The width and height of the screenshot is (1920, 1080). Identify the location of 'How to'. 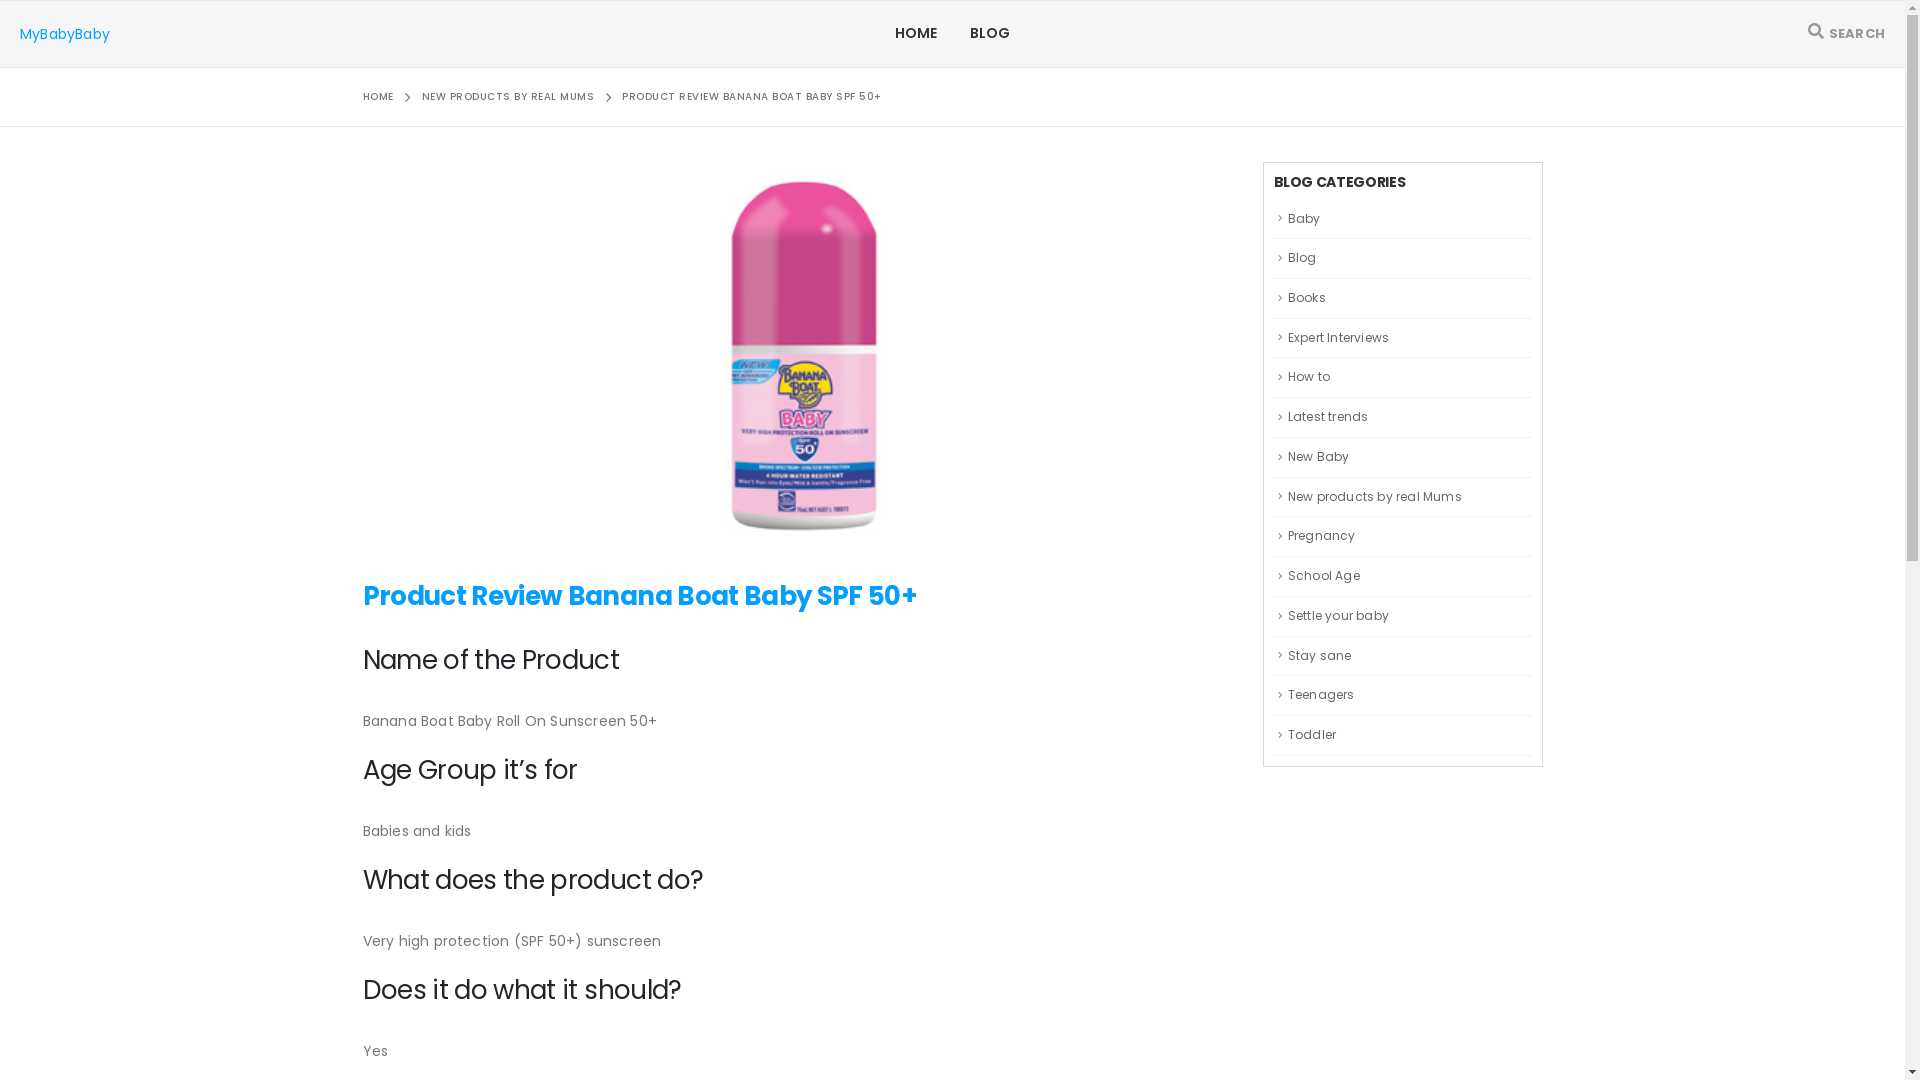
(1309, 376).